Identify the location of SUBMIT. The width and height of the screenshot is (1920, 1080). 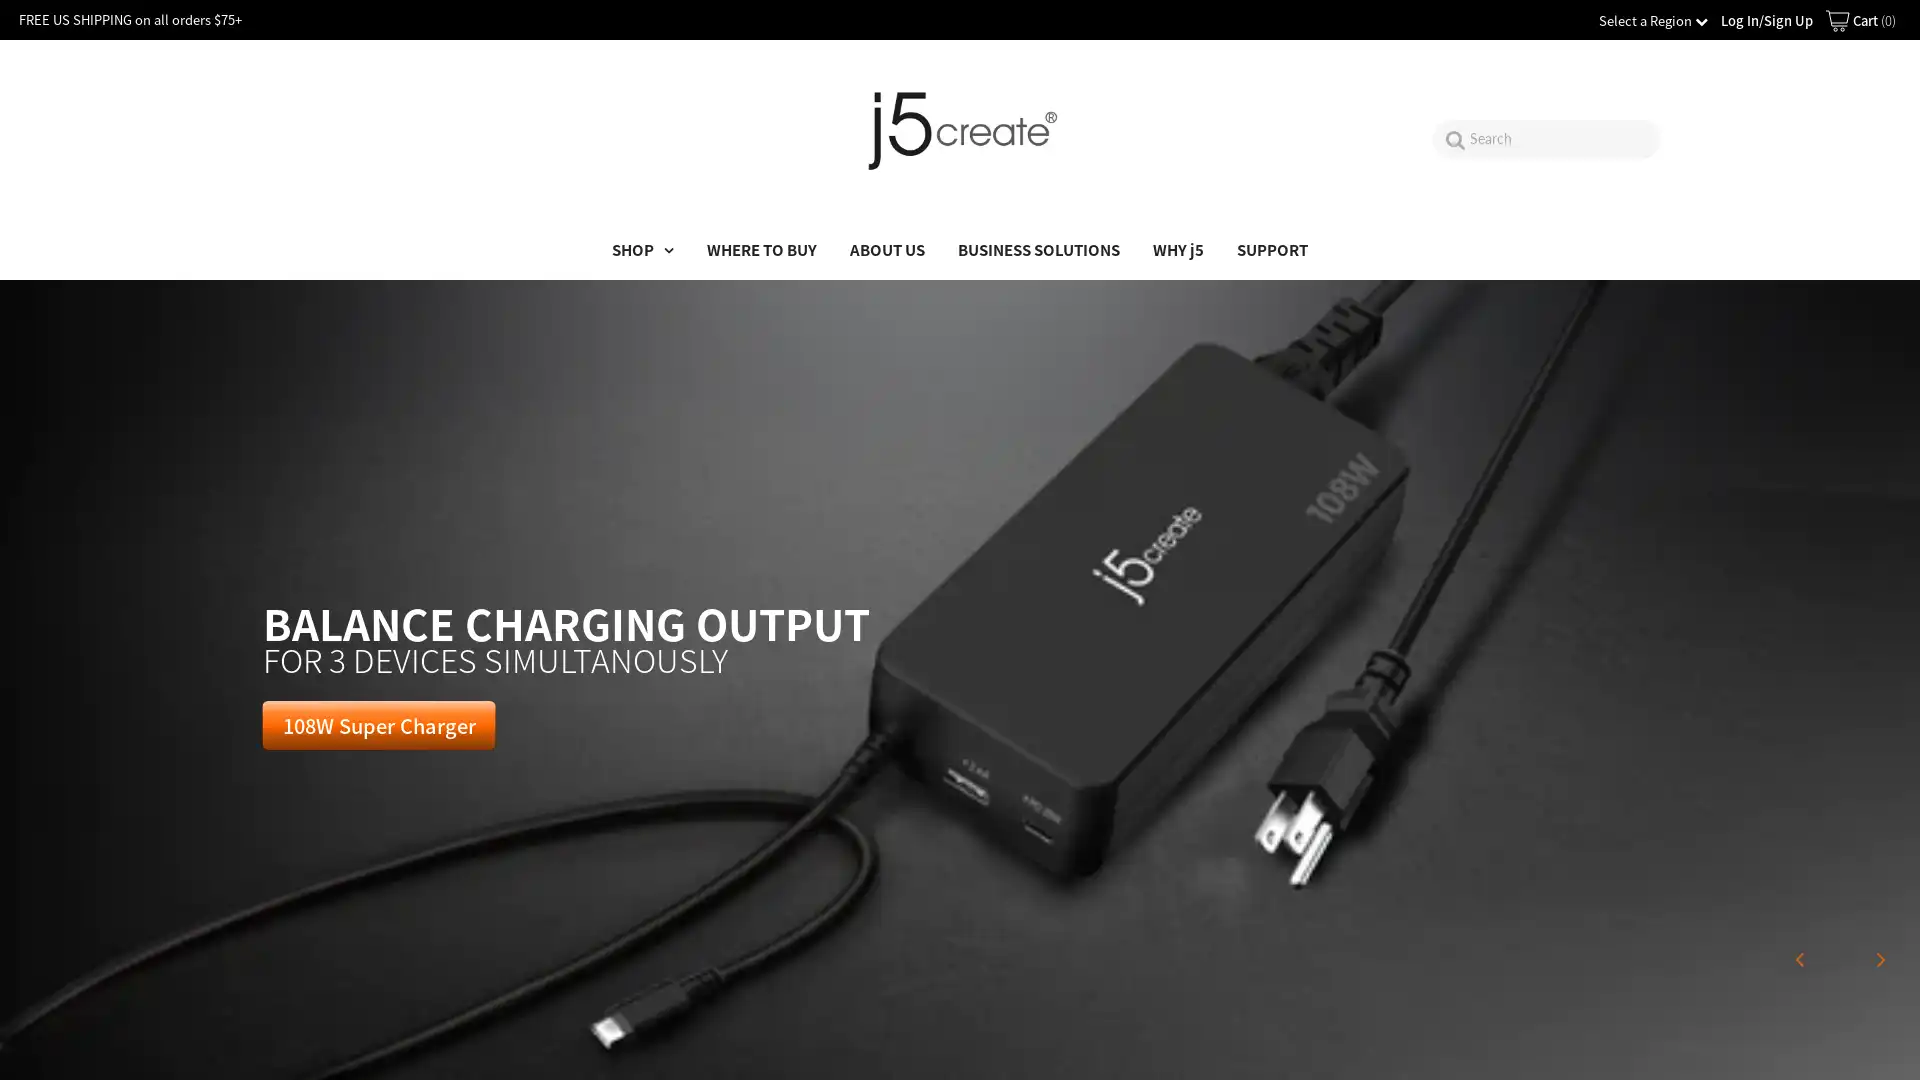
(960, 556).